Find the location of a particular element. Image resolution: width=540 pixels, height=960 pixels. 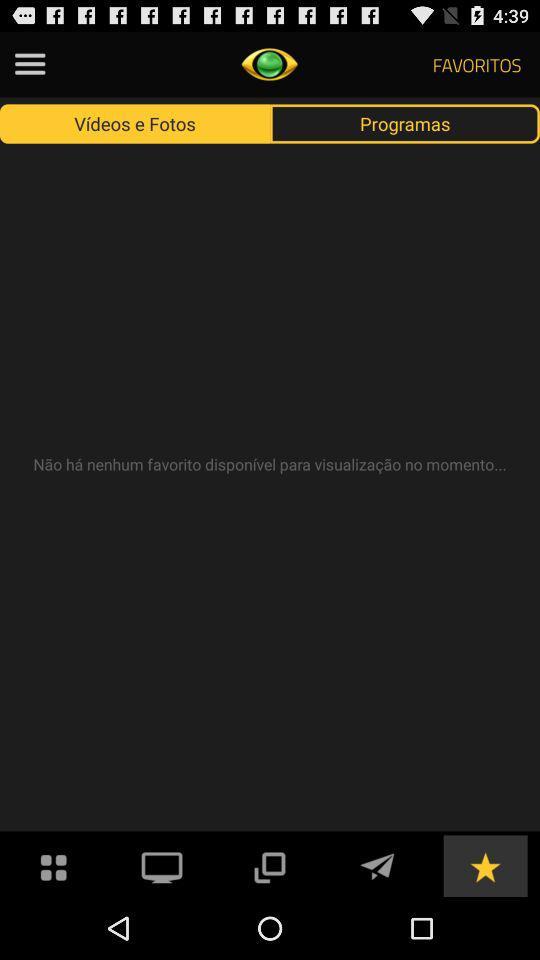

favoritos is located at coordinates (484, 864).